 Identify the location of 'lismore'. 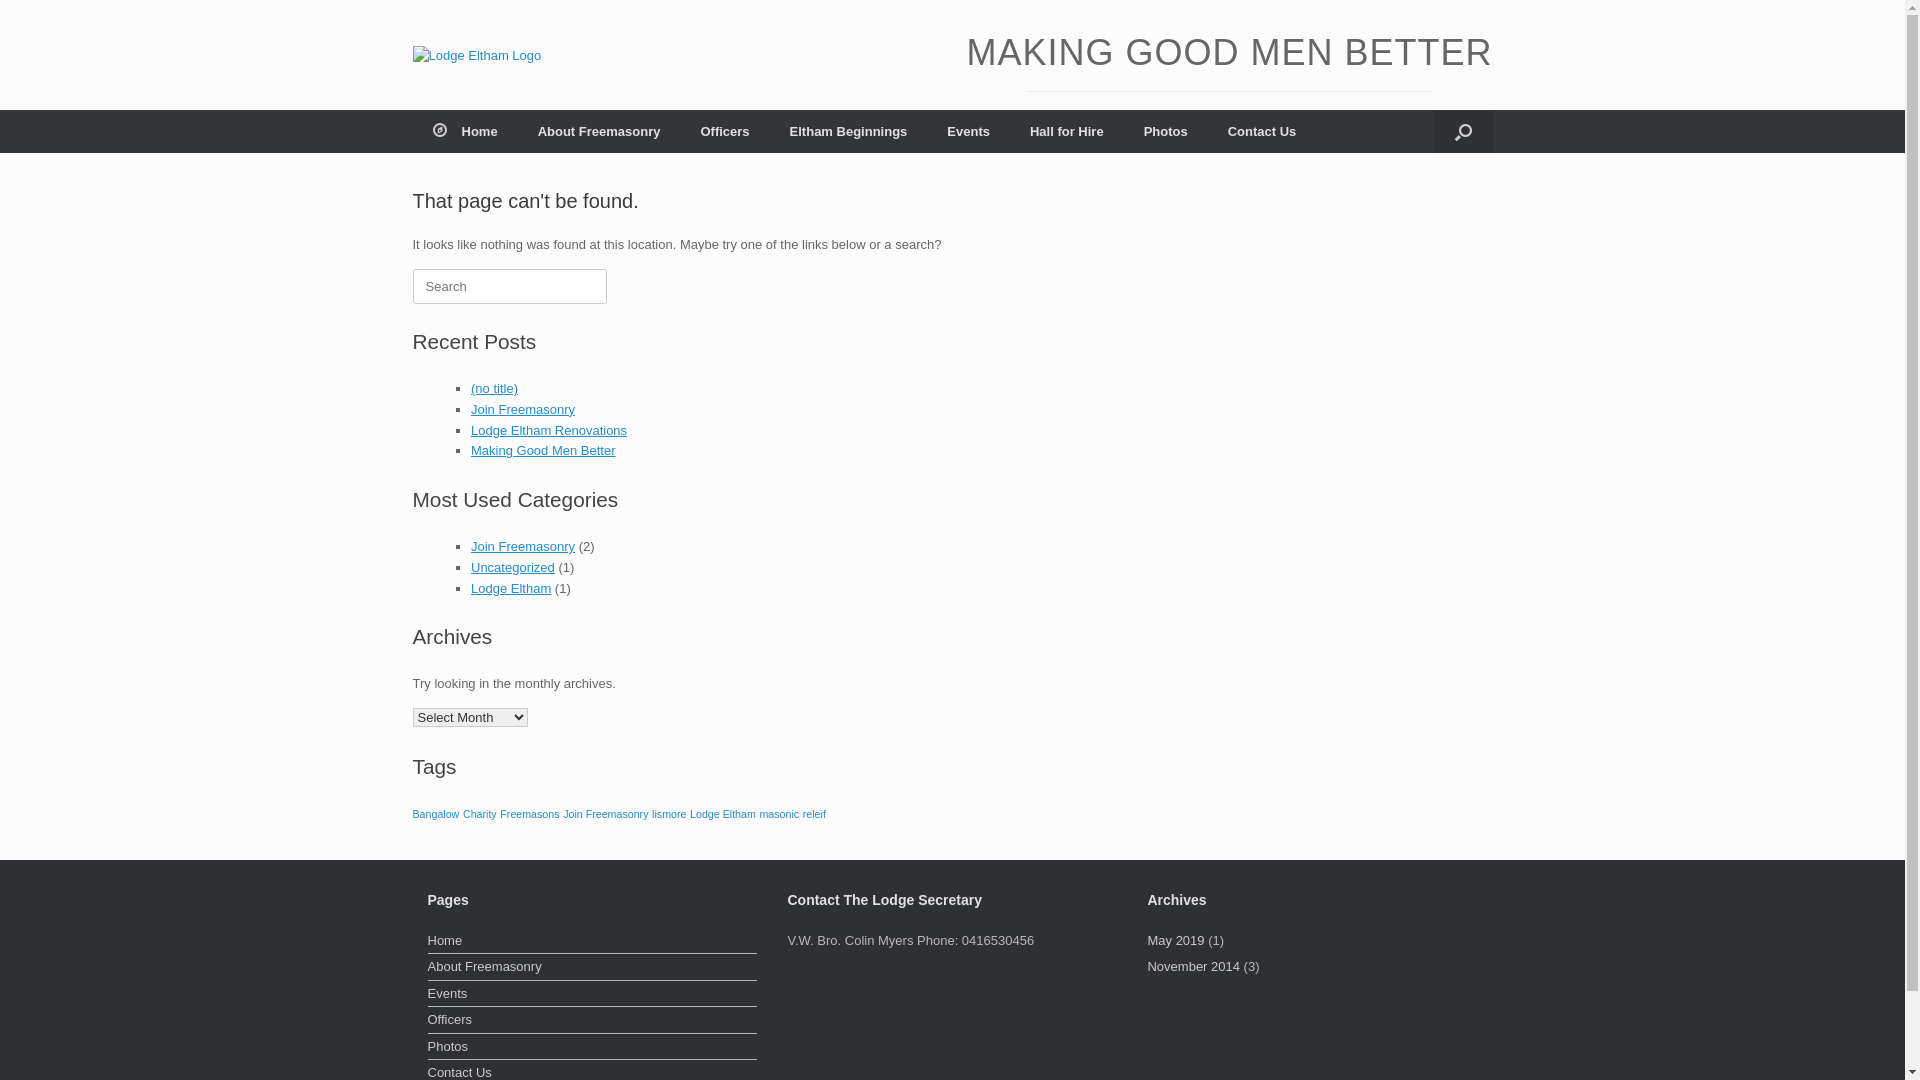
(668, 813).